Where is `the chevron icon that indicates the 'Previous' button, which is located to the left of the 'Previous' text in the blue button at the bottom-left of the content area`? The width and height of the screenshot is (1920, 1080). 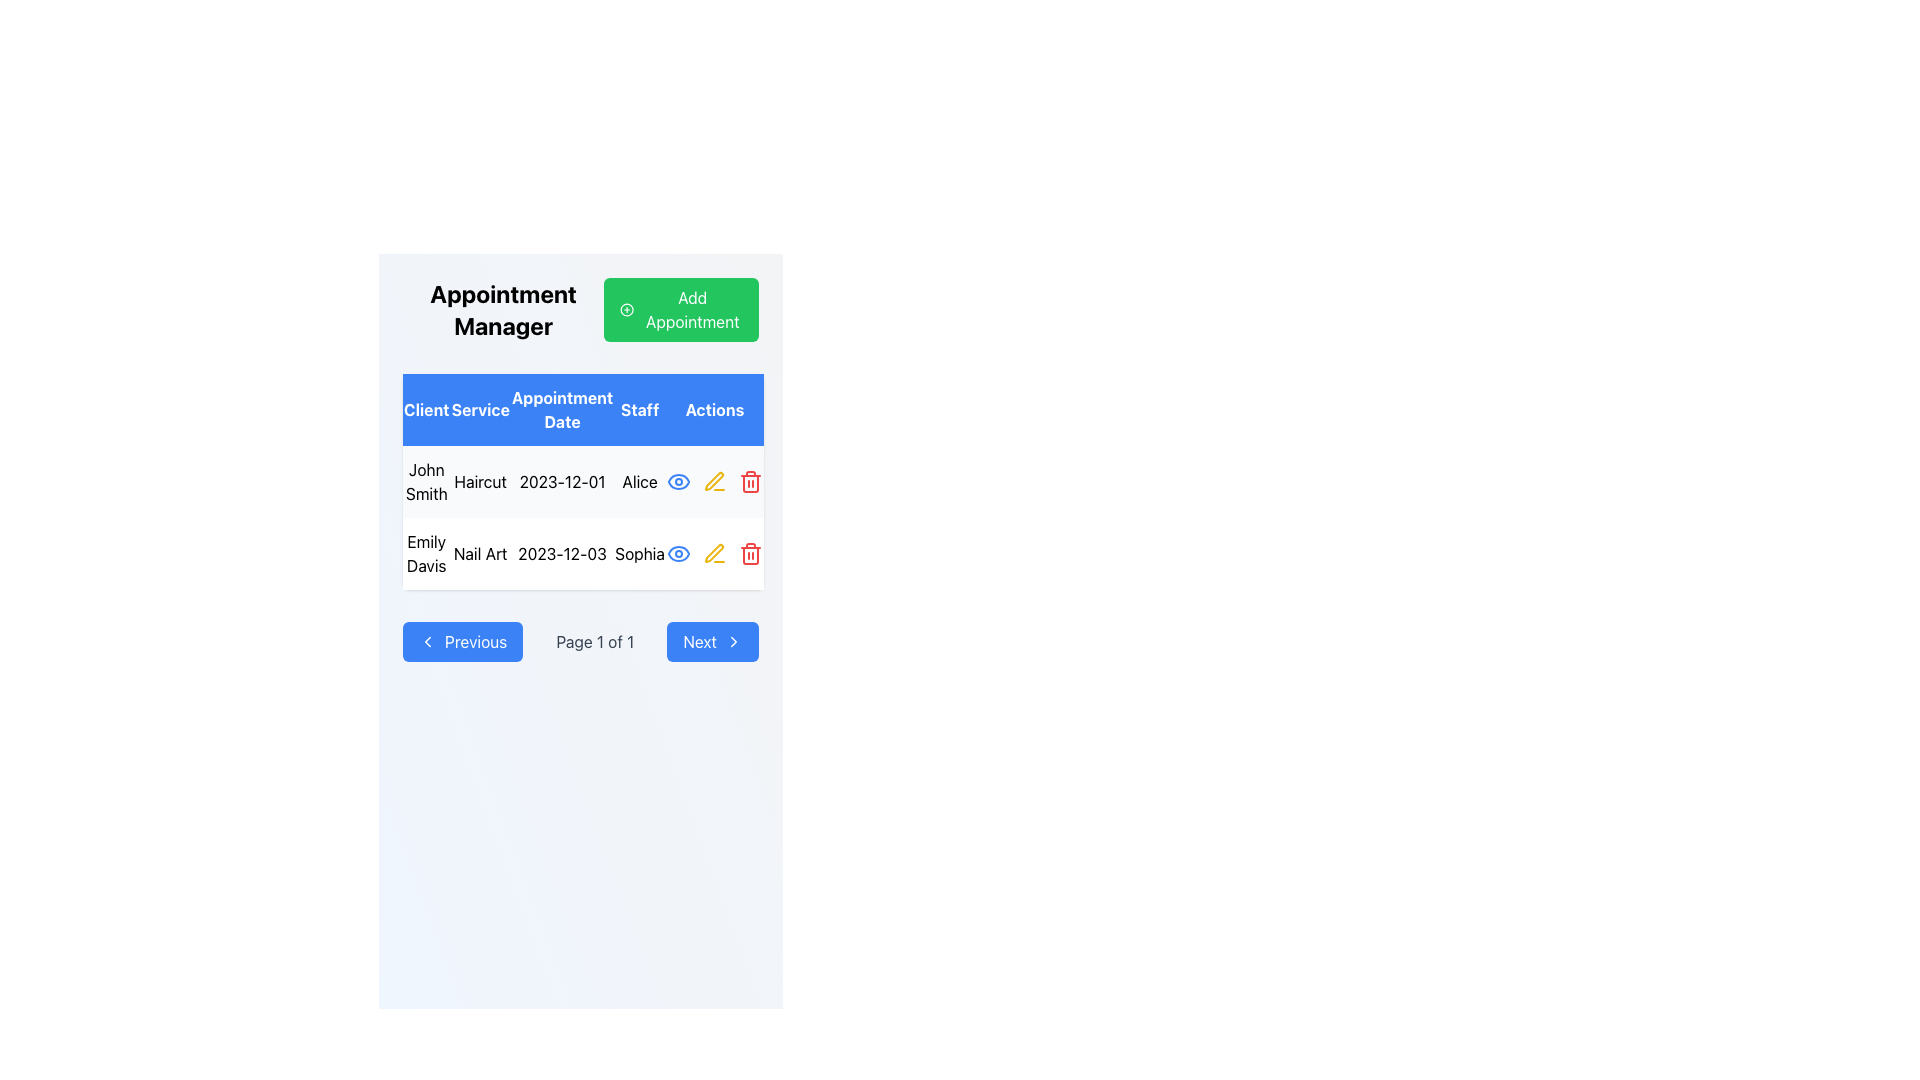
the chevron icon that indicates the 'Previous' button, which is located to the left of the 'Previous' text in the blue button at the bottom-left of the content area is located at coordinates (426, 641).